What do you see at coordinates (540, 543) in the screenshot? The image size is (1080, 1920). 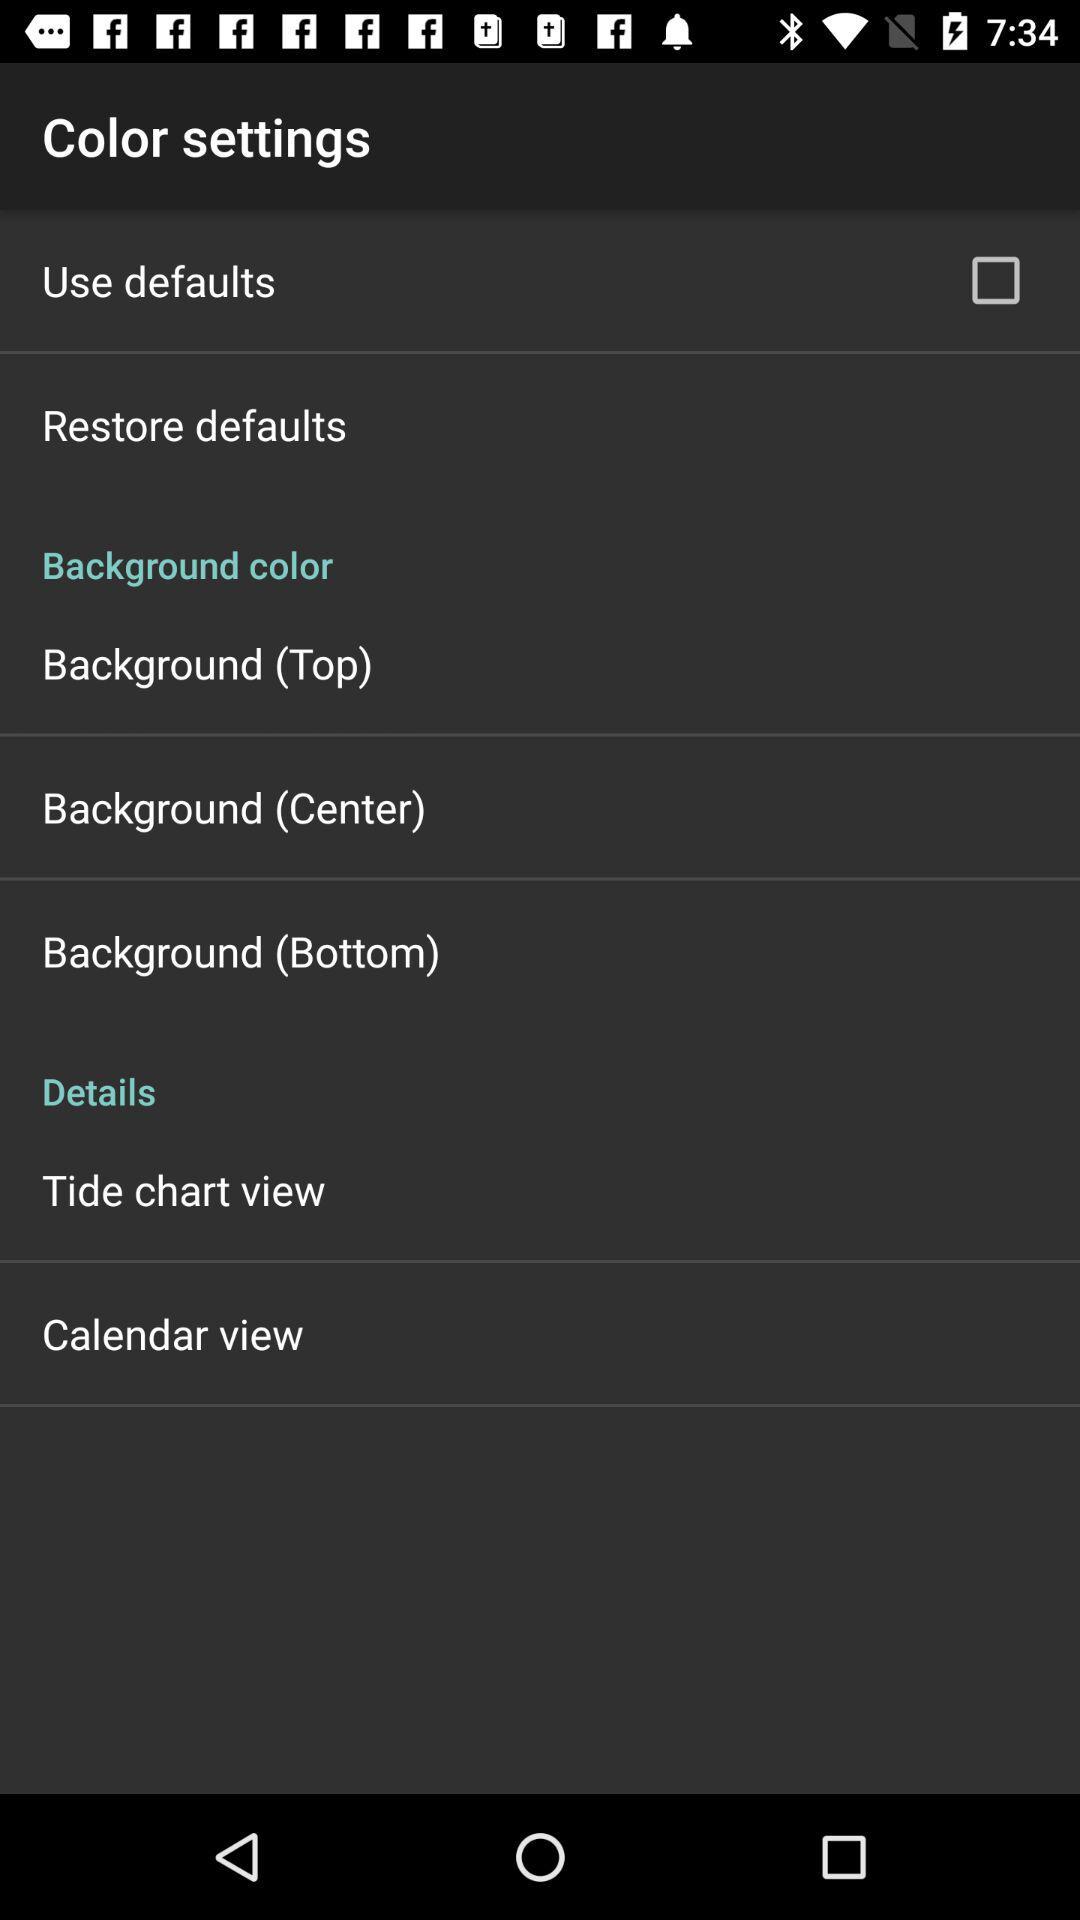 I see `the app below restore defaults app` at bounding box center [540, 543].